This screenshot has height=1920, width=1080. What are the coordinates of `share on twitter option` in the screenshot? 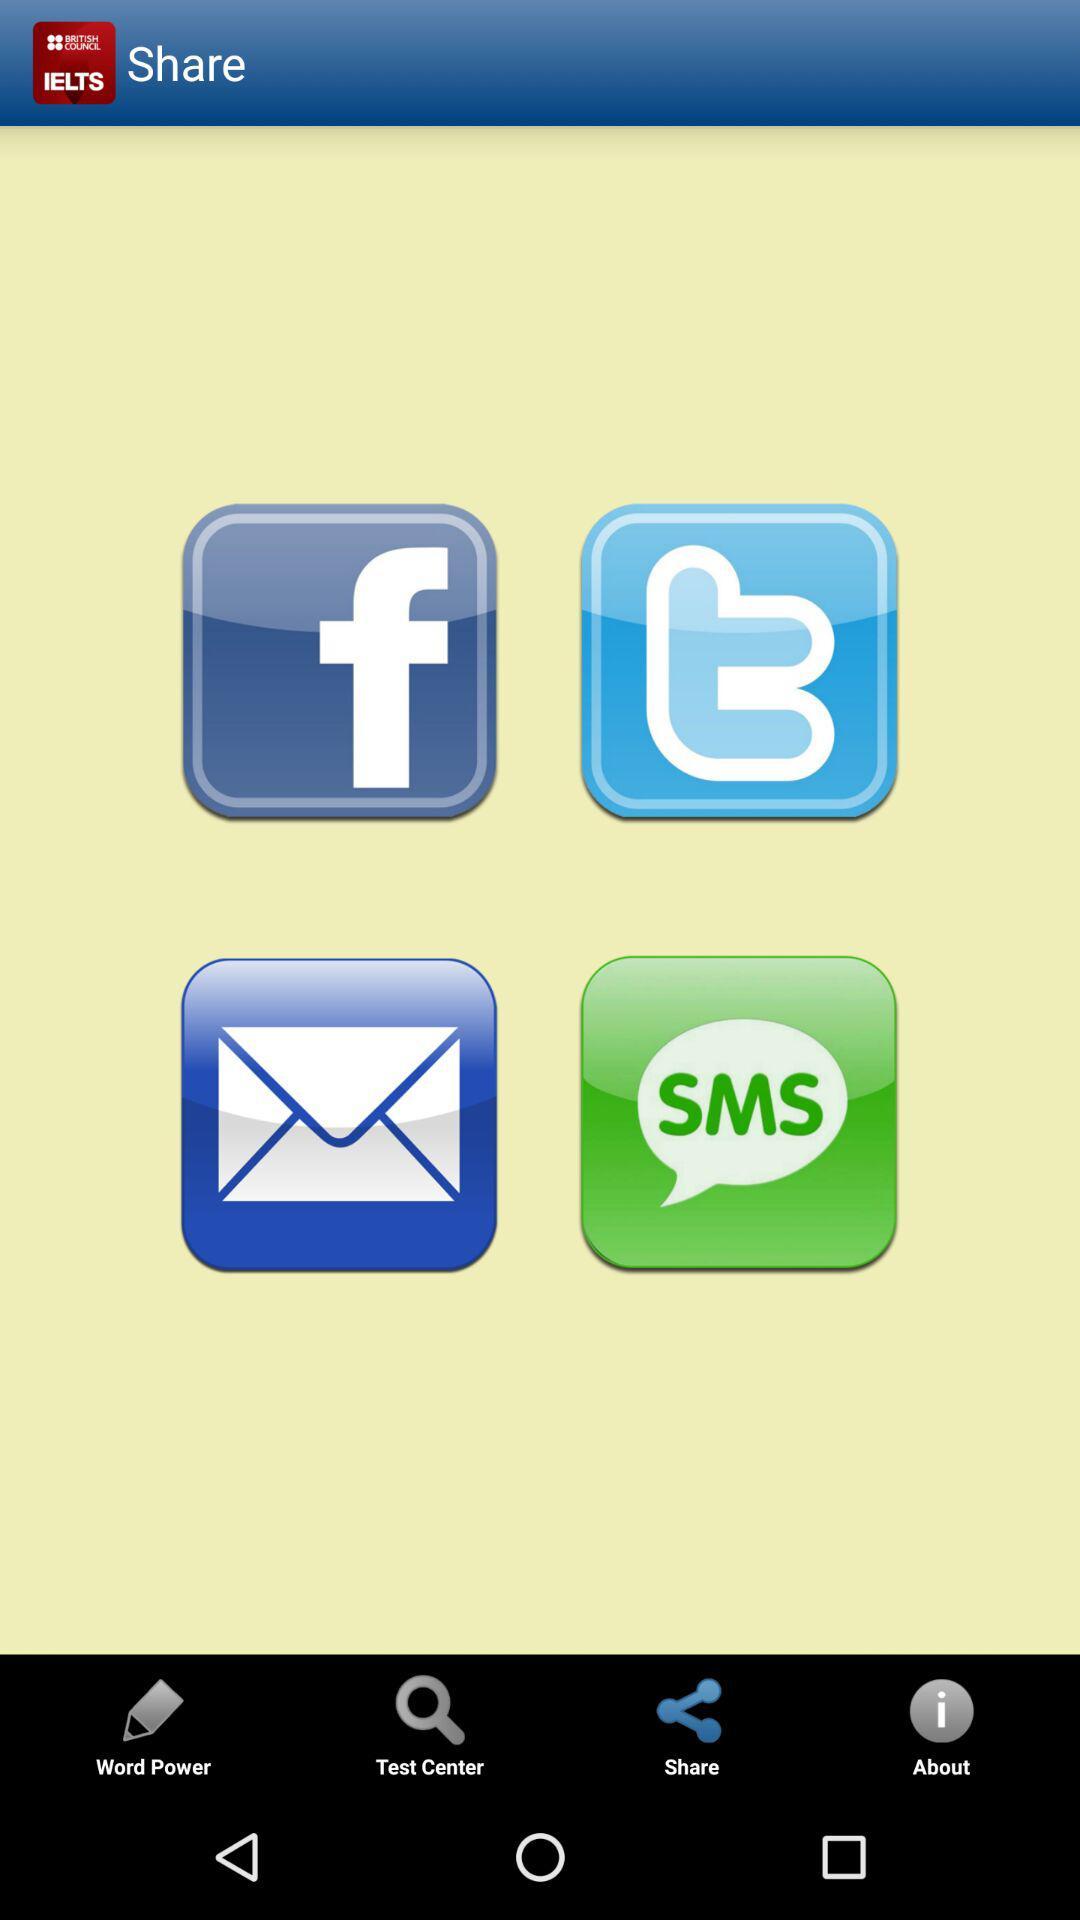 It's located at (739, 664).